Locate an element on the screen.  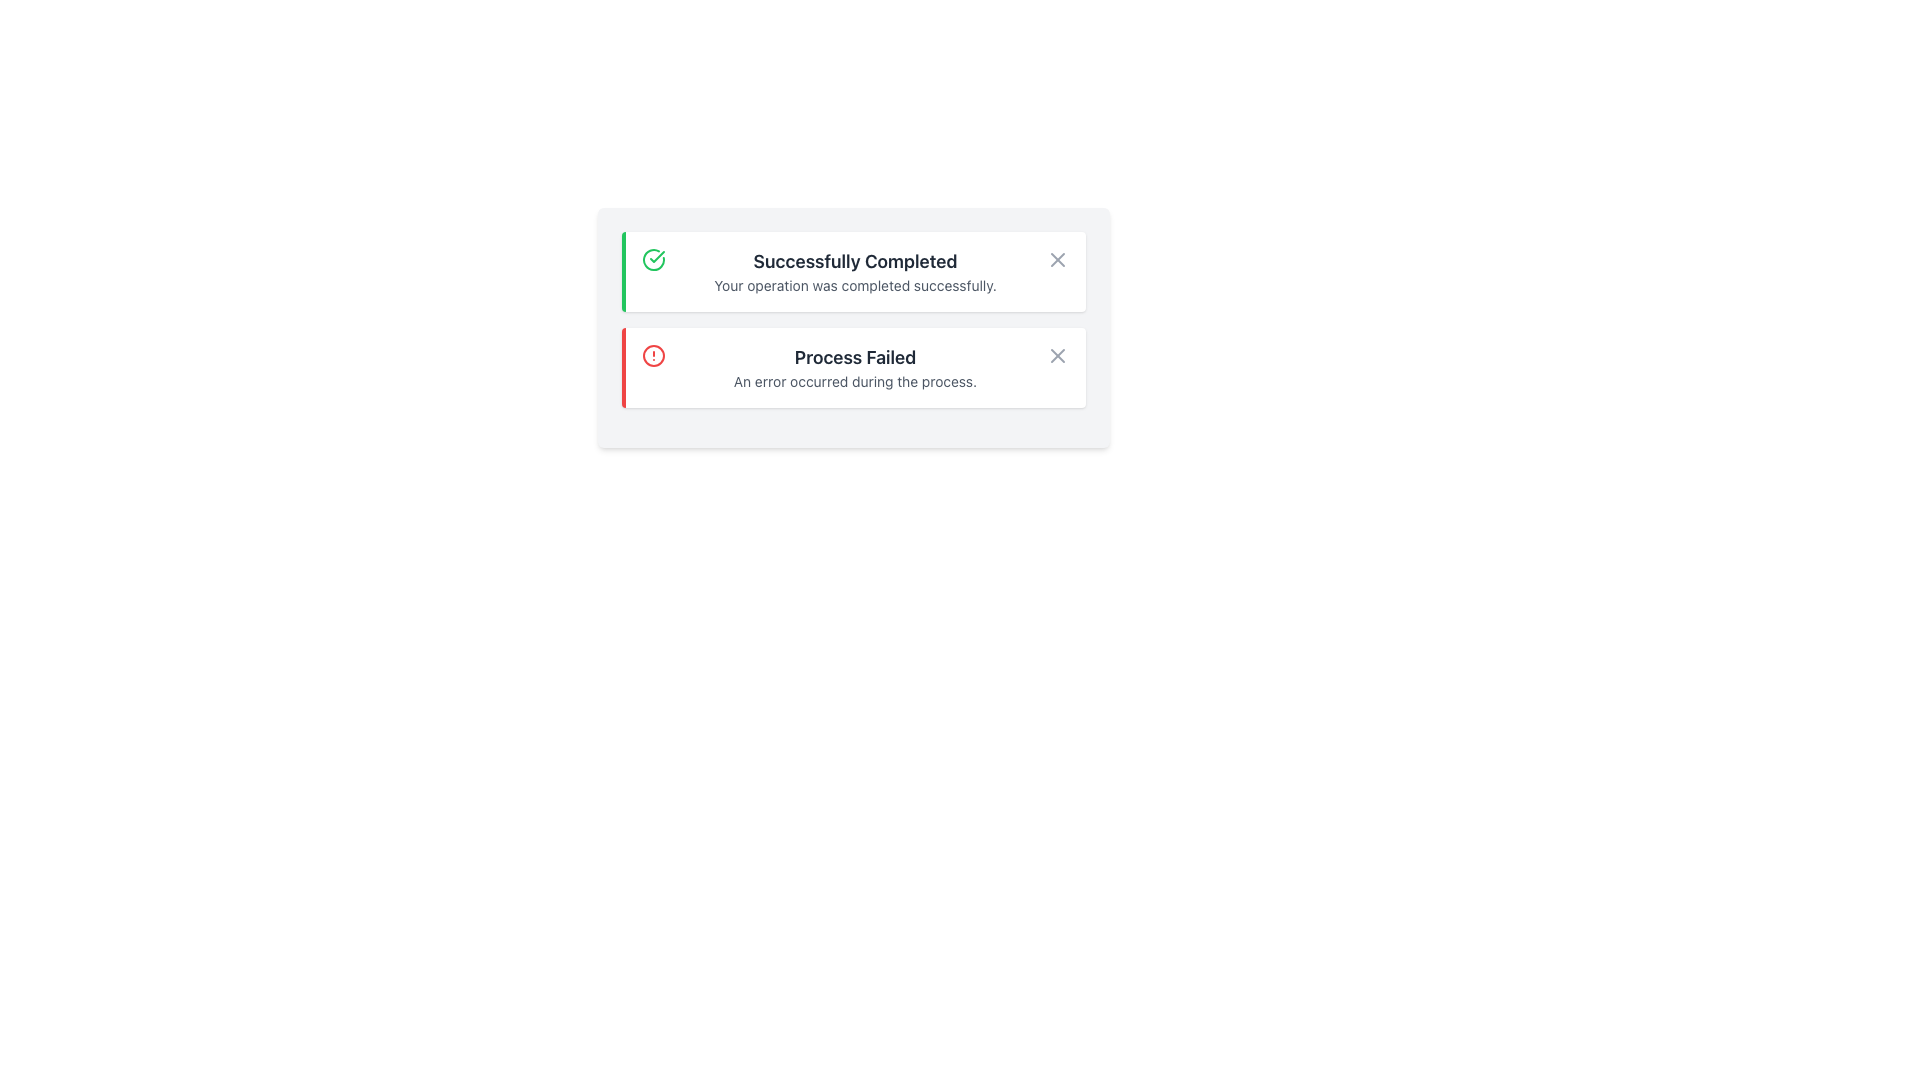
the notification panel which includes success and error messages about operations, identifiable by its light gray background and distinct sections with green and red borders is located at coordinates (853, 326).